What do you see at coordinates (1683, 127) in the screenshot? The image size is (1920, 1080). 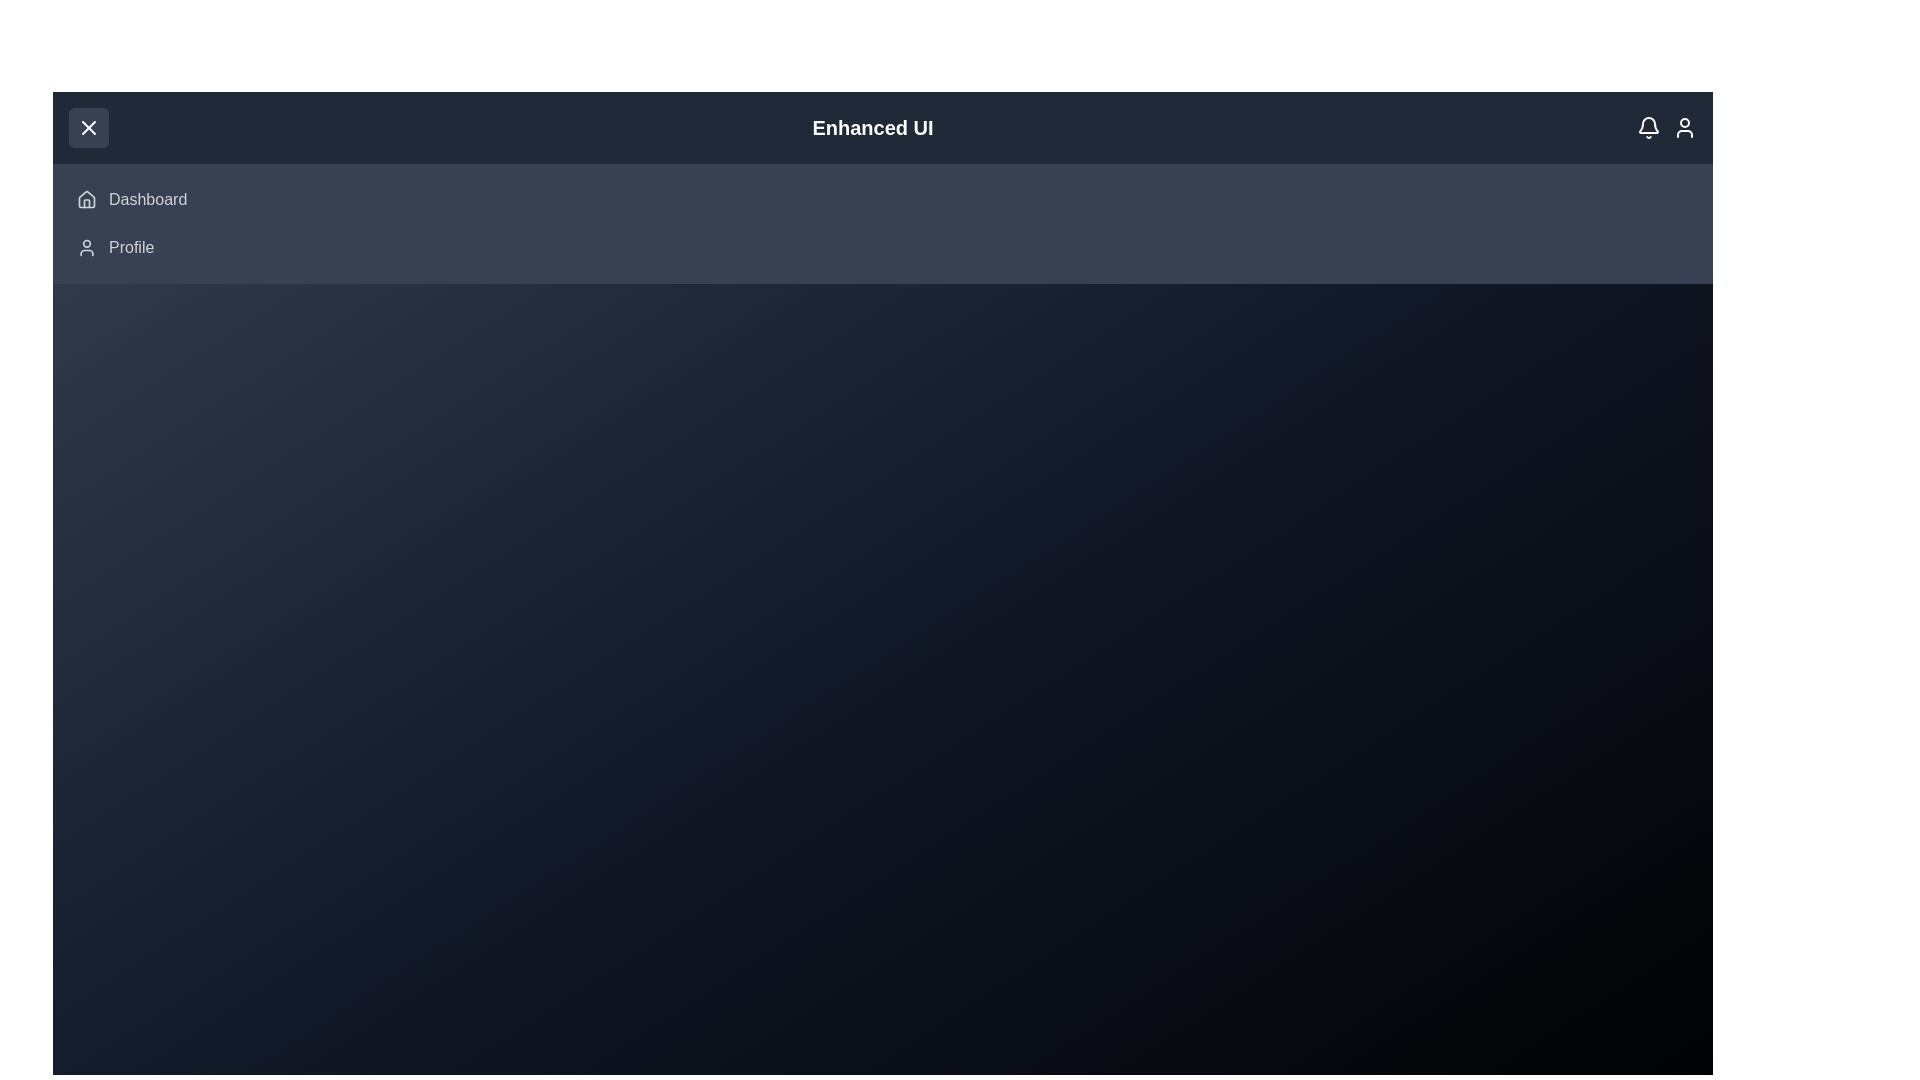 I see `the user profile icon to interact with it` at bounding box center [1683, 127].